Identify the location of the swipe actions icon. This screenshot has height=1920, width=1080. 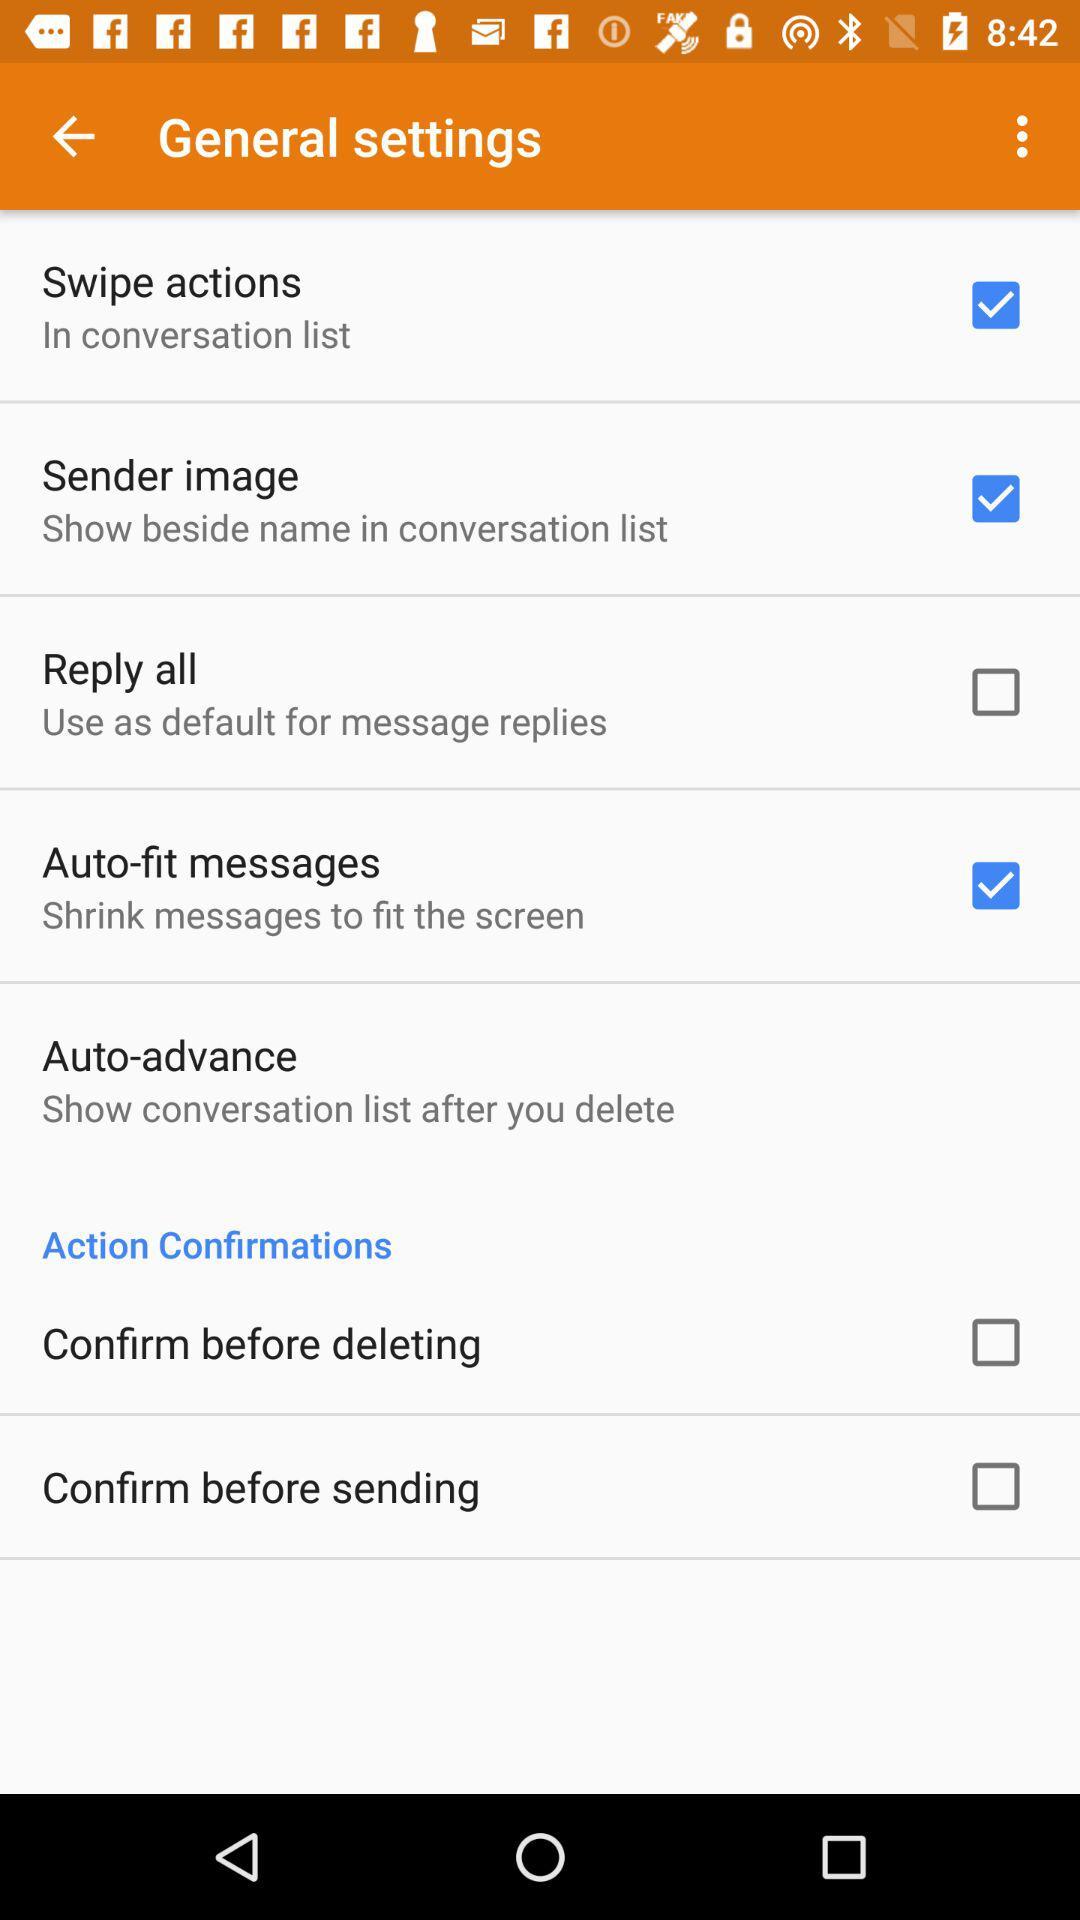
(171, 279).